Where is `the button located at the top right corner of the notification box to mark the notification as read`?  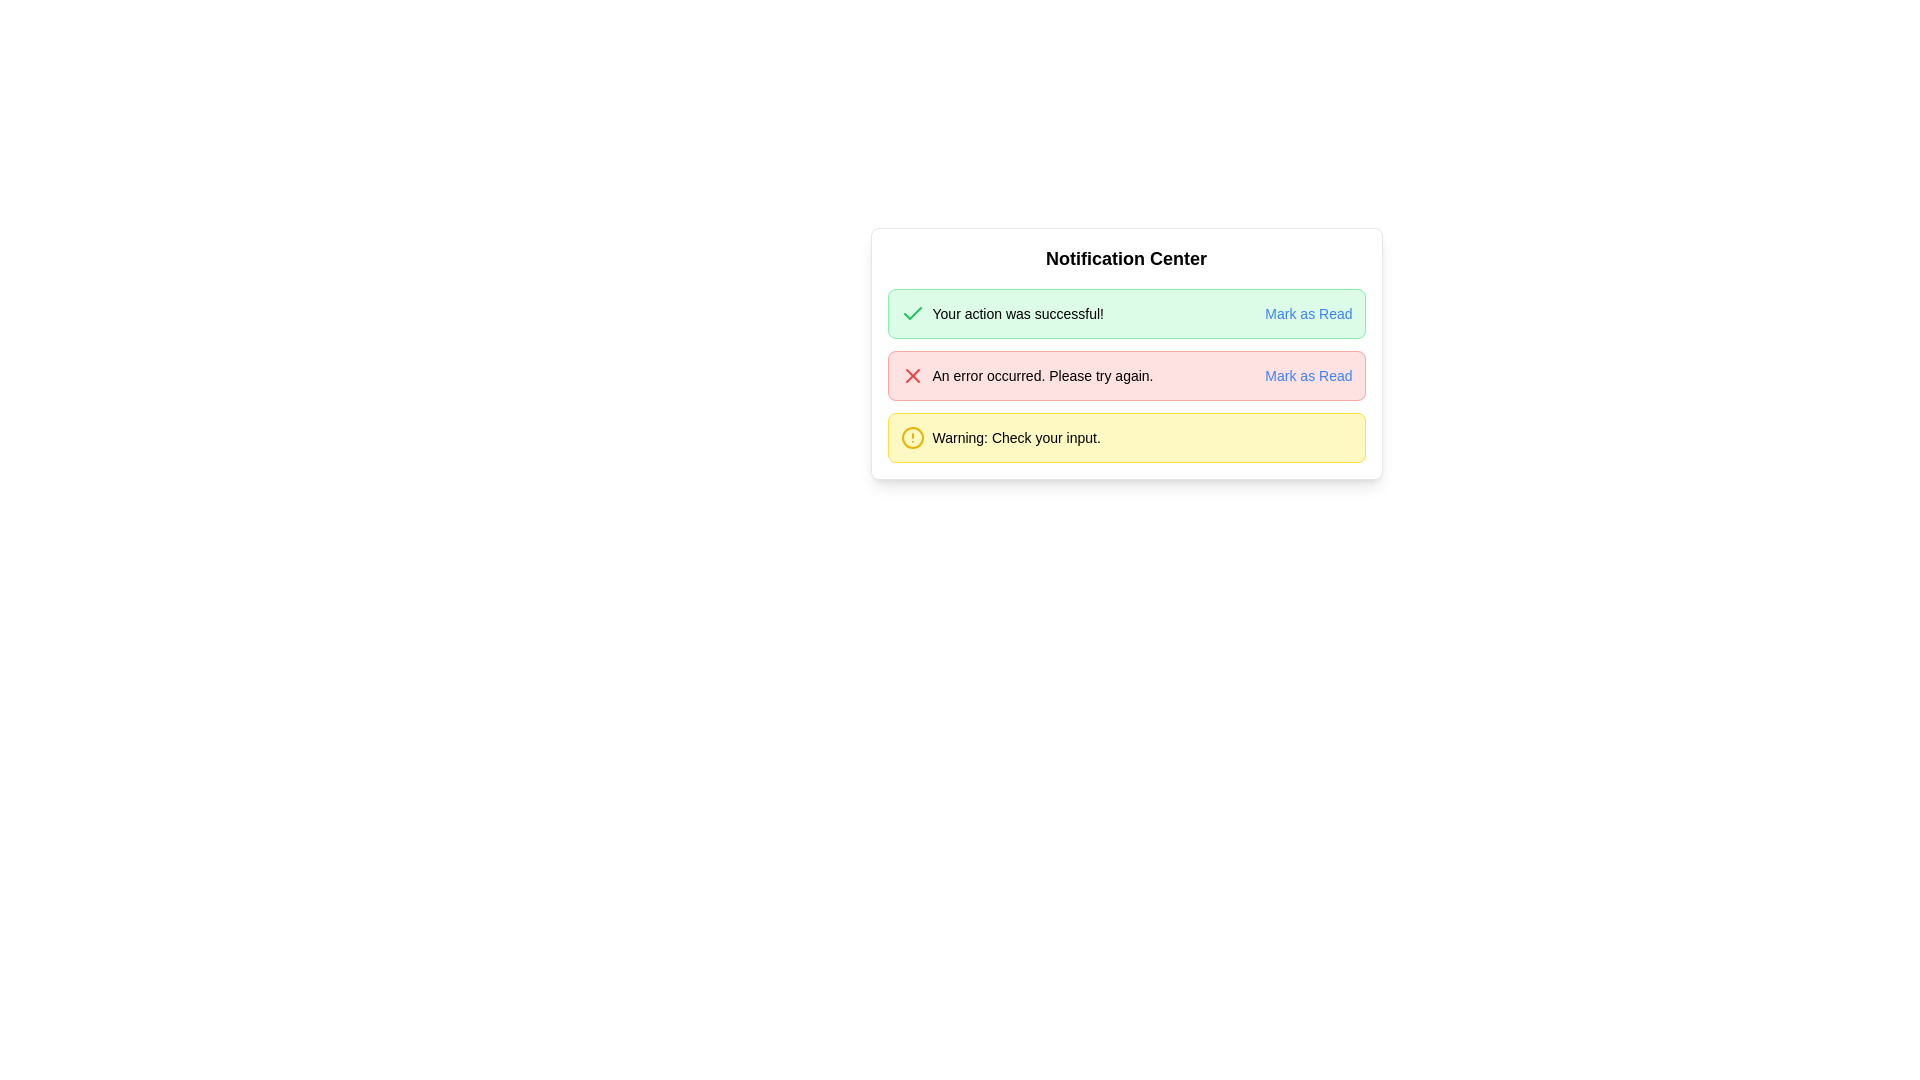
the button located at the top right corner of the notification box to mark the notification as read is located at coordinates (1308, 375).